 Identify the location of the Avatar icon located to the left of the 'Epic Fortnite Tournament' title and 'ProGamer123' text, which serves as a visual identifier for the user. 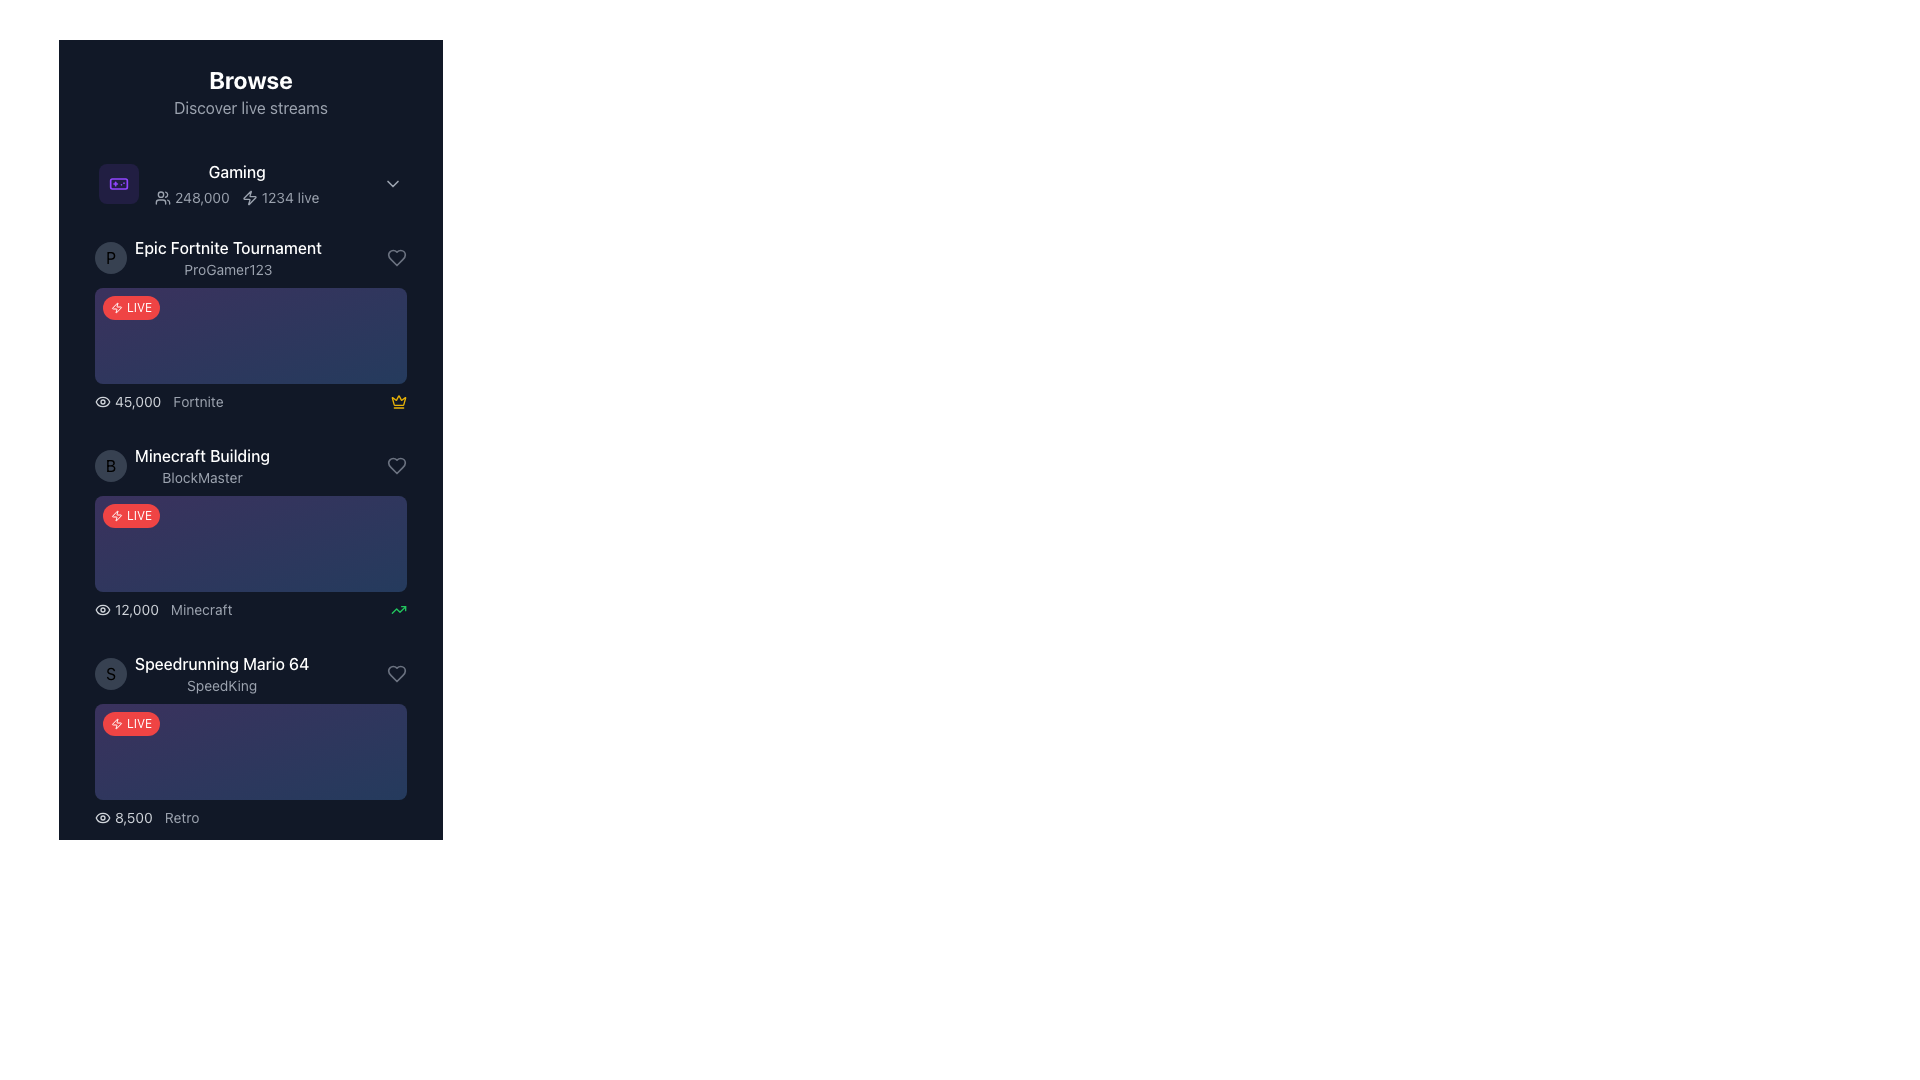
(109, 257).